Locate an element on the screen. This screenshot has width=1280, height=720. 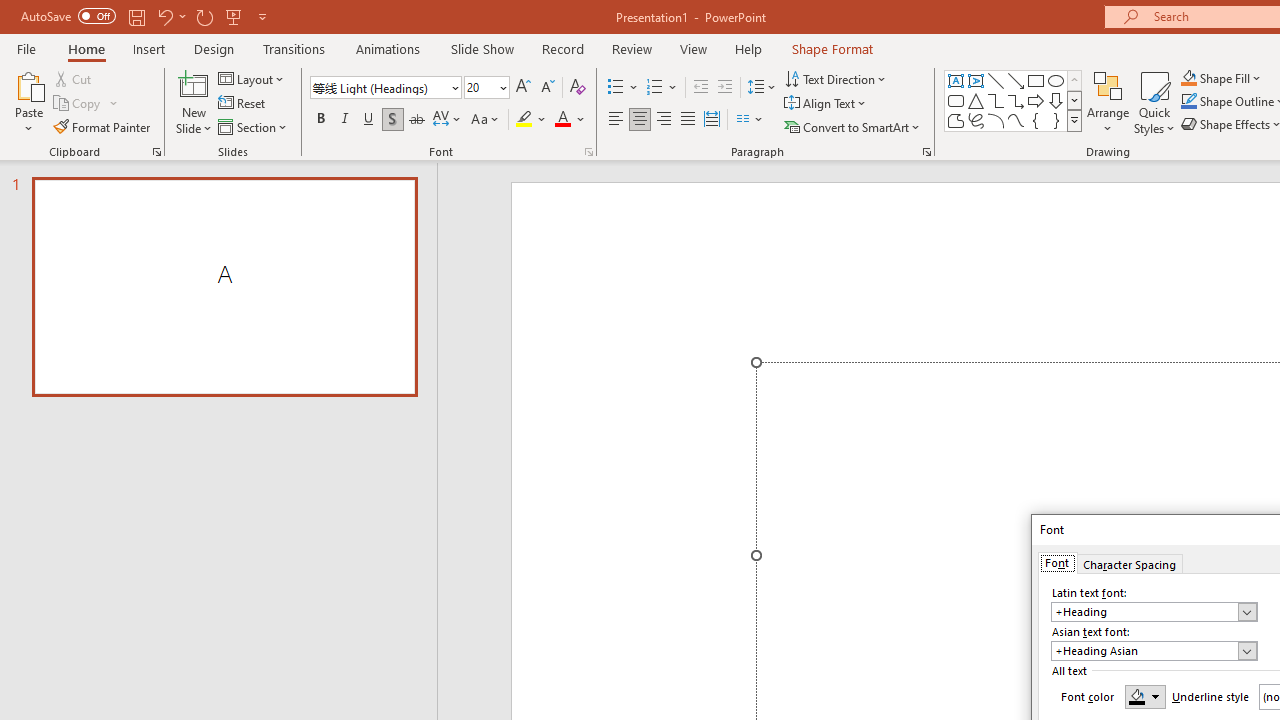
'Line' is located at coordinates (995, 80).